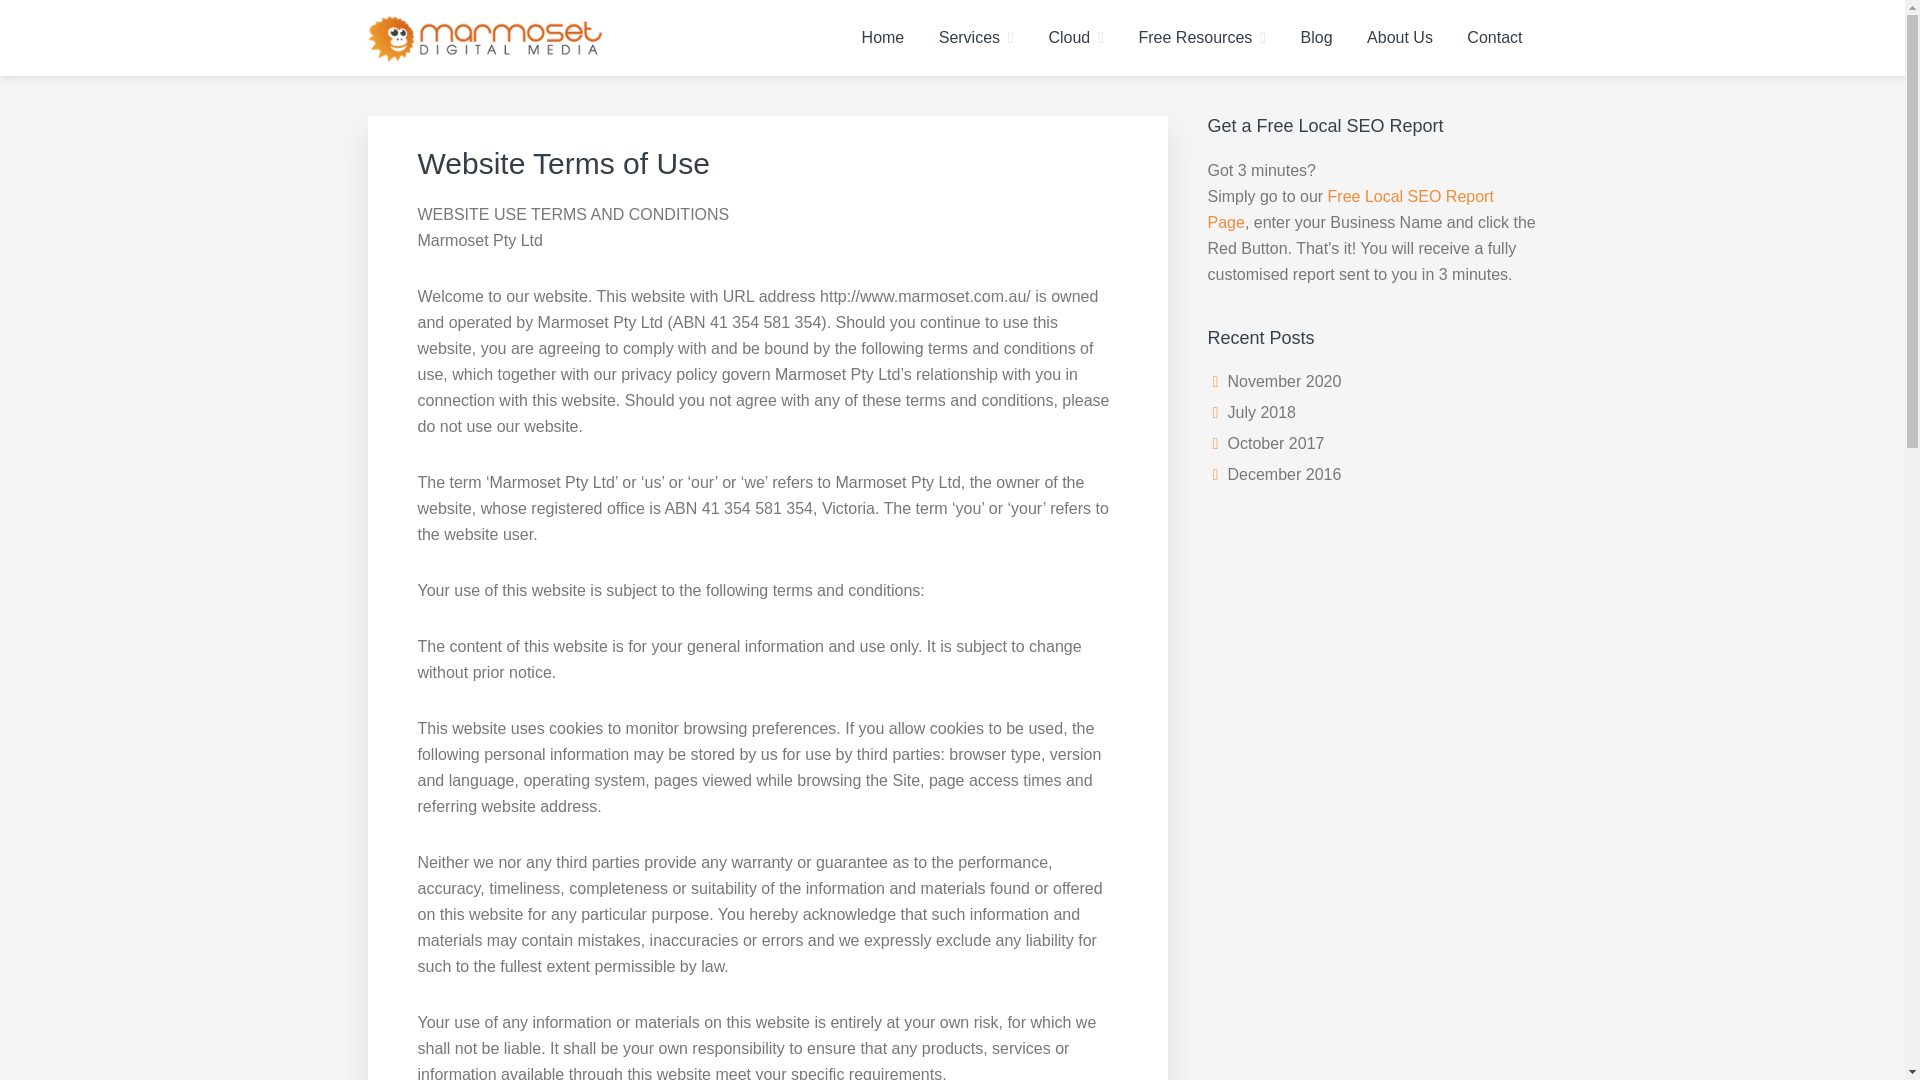  What do you see at coordinates (1285, 474) in the screenshot?
I see `'December 2016'` at bounding box center [1285, 474].